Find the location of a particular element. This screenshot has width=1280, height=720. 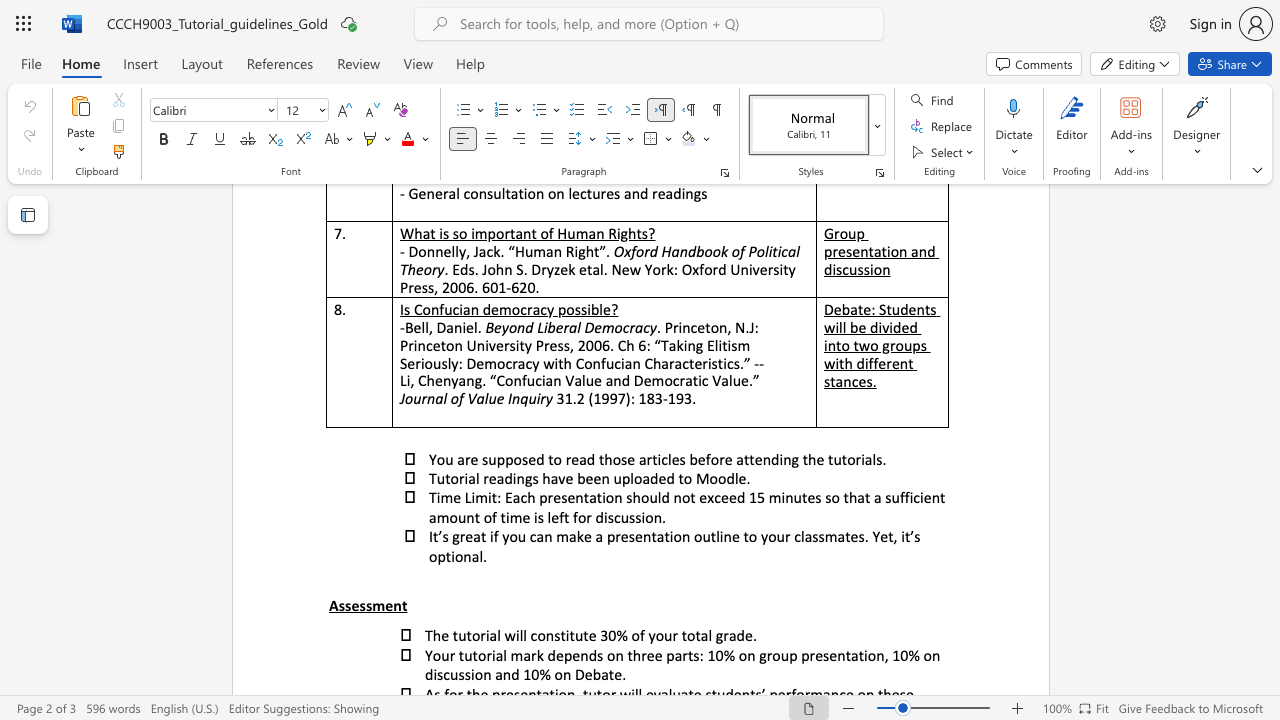

the subset text "ssessment" within the text "Assessment" is located at coordinates (338, 604).